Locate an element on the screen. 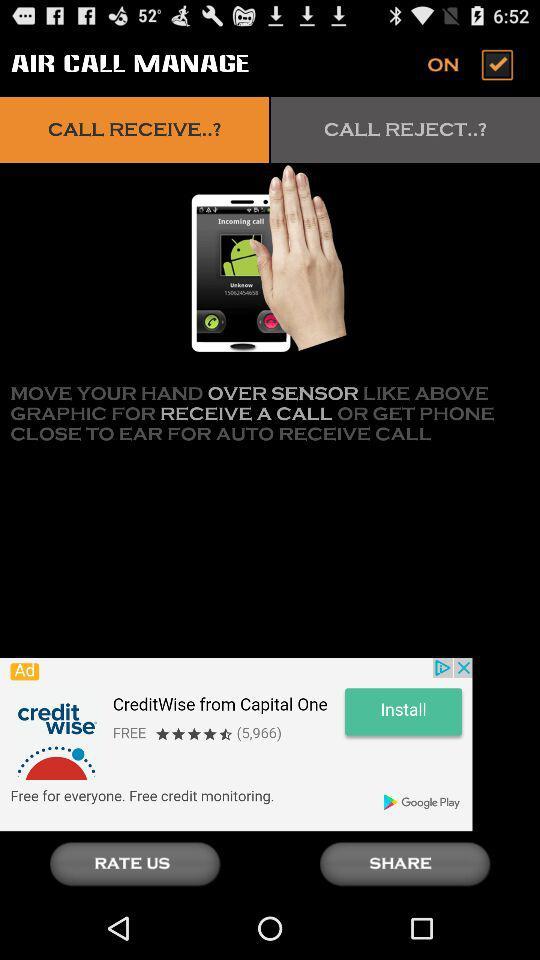 The height and width of the screenshot is (960, 540). give a rating is located at coordinates (135, 863).